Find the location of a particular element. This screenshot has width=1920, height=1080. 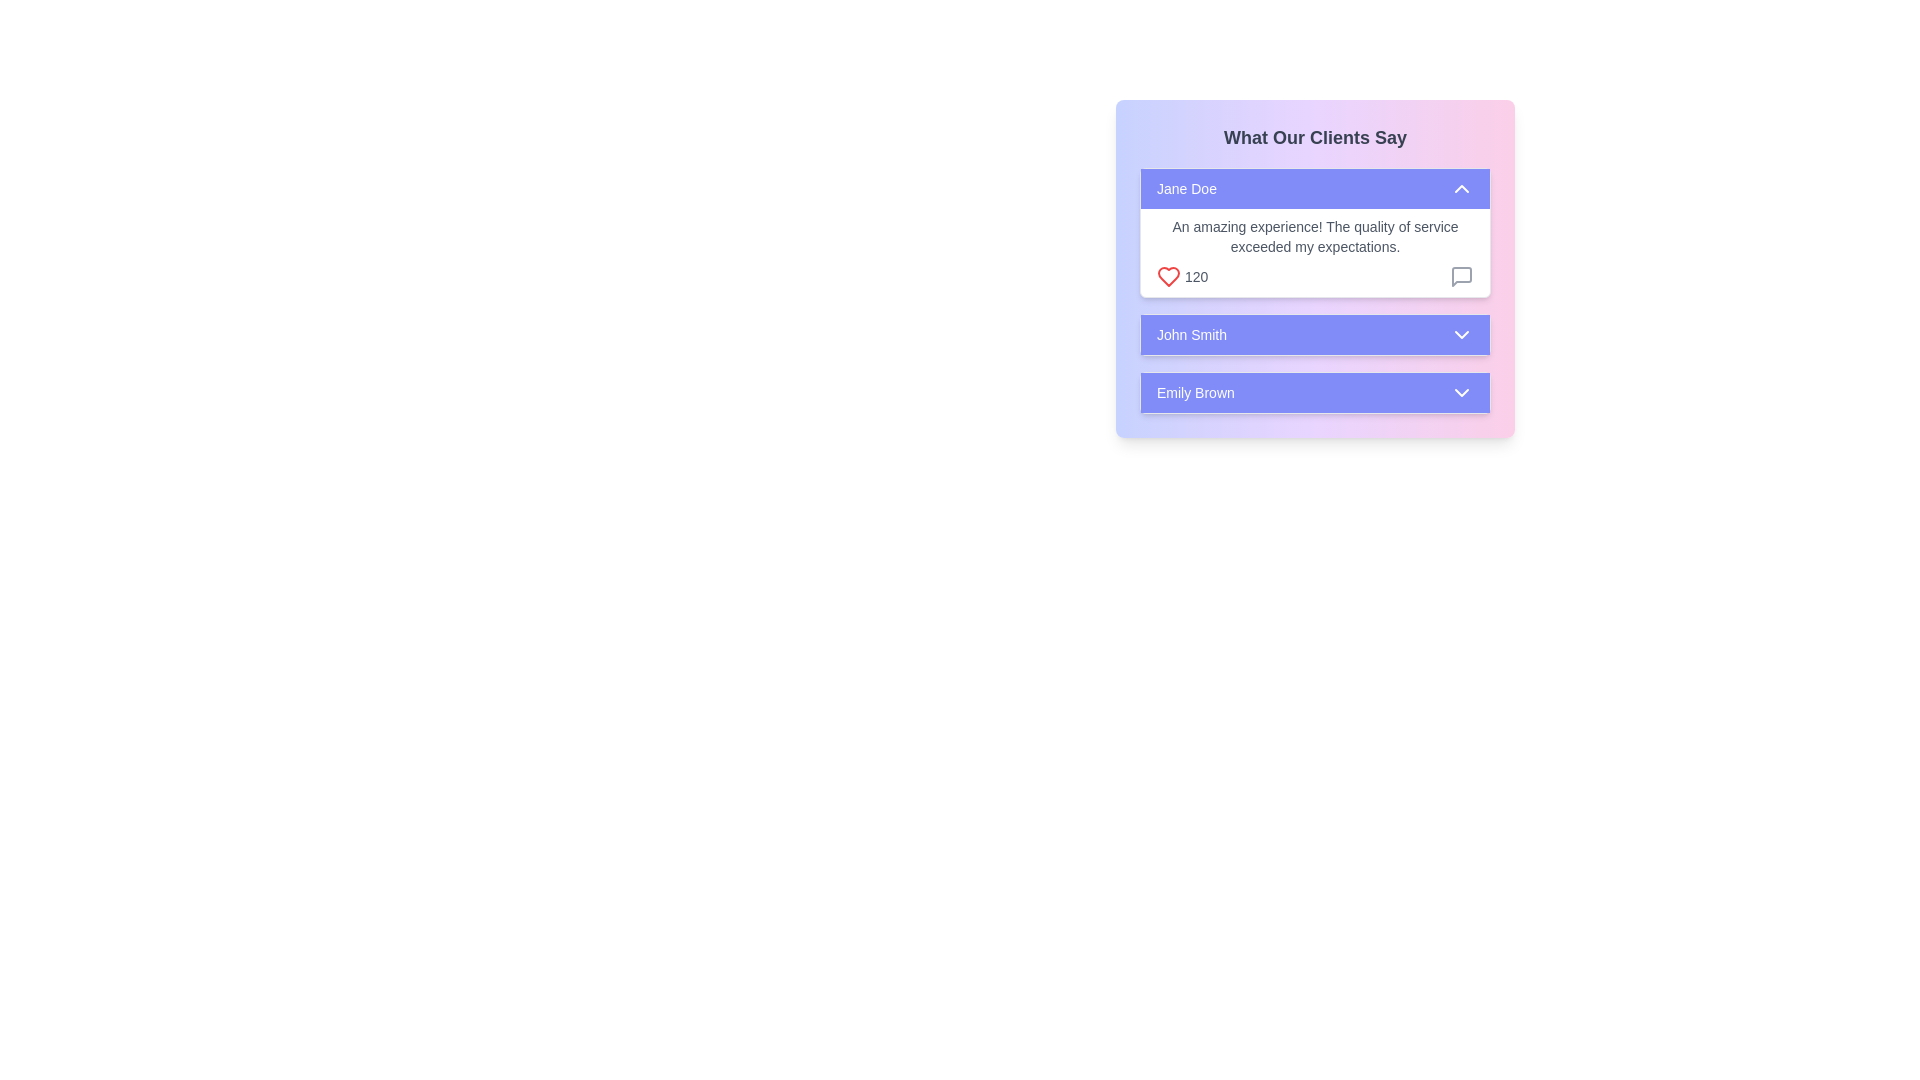

displayed text 'Emily Brown' which is positioned on a purple button-like background within the 'What Our Clients Say' panel is located at coordinates (1195, 393).